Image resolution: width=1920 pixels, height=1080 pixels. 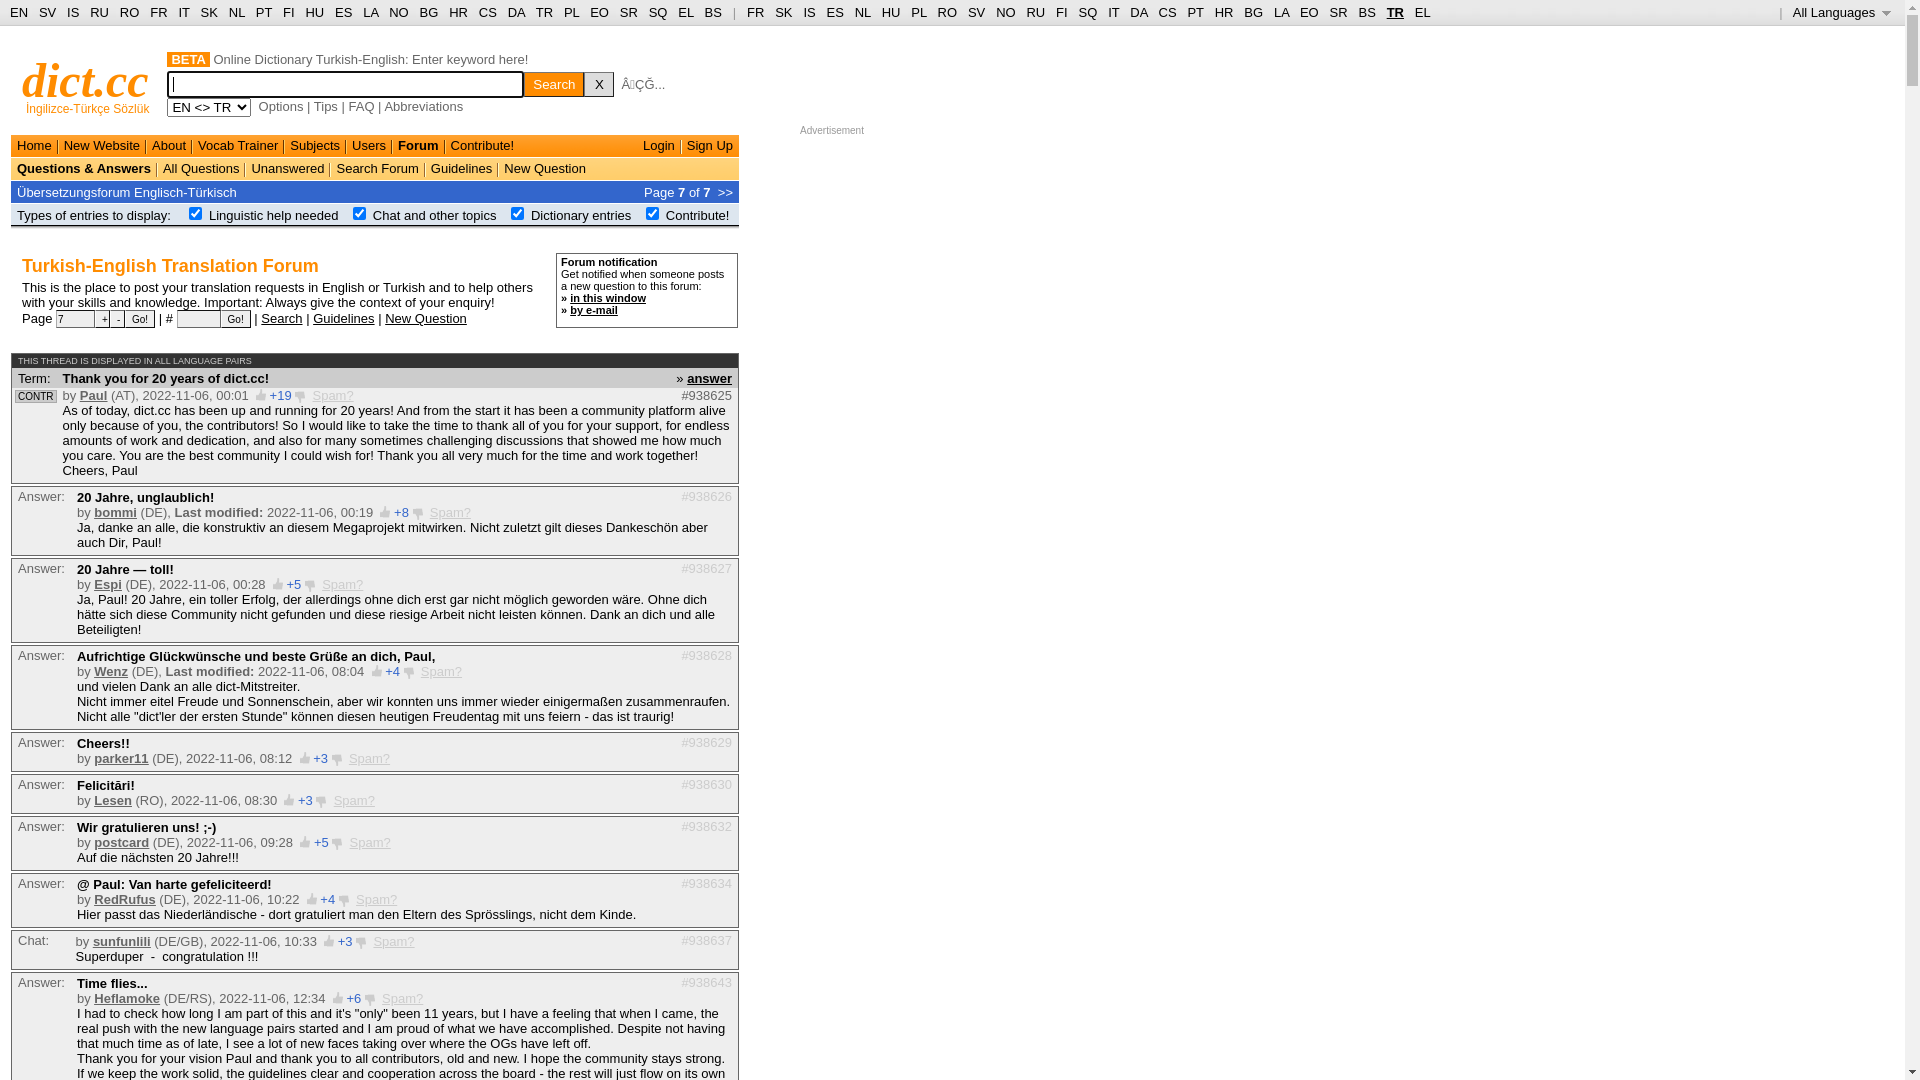 I want to click on 'EL', so click(x=685, y=12).